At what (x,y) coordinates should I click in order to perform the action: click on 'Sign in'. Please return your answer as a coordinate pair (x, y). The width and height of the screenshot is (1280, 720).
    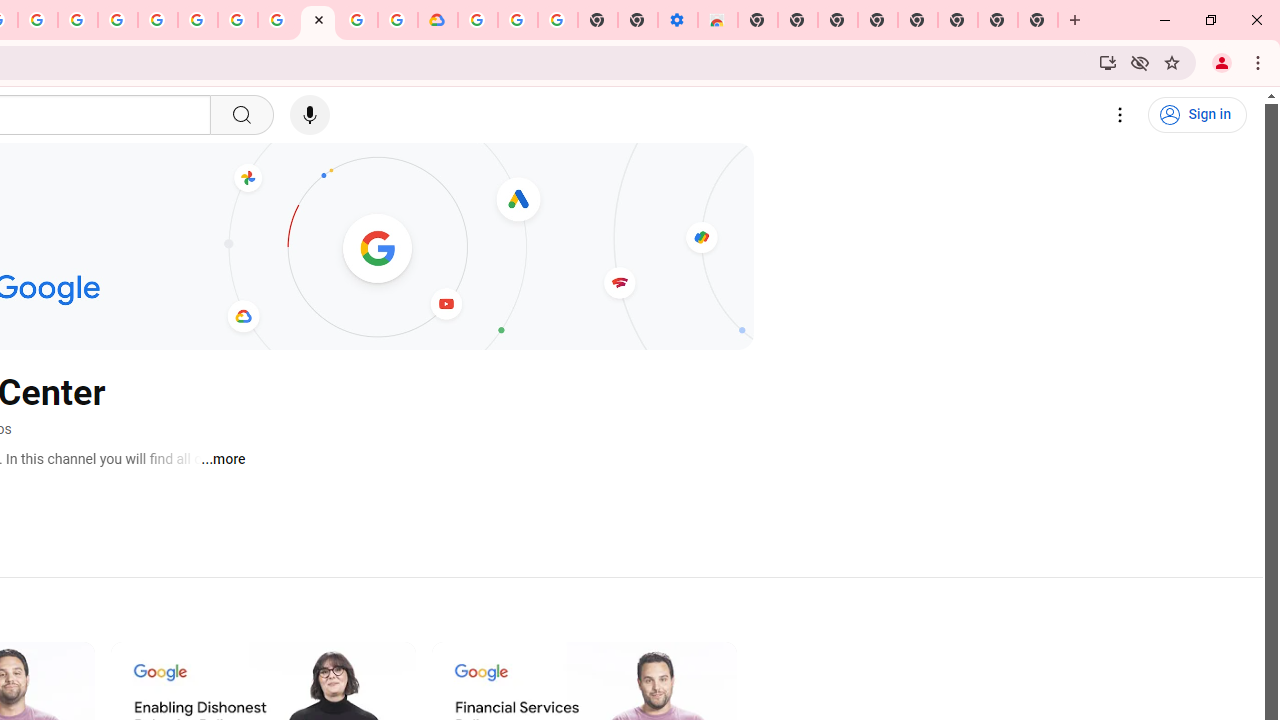
    Looking at the image, I should click on (1197, 115).